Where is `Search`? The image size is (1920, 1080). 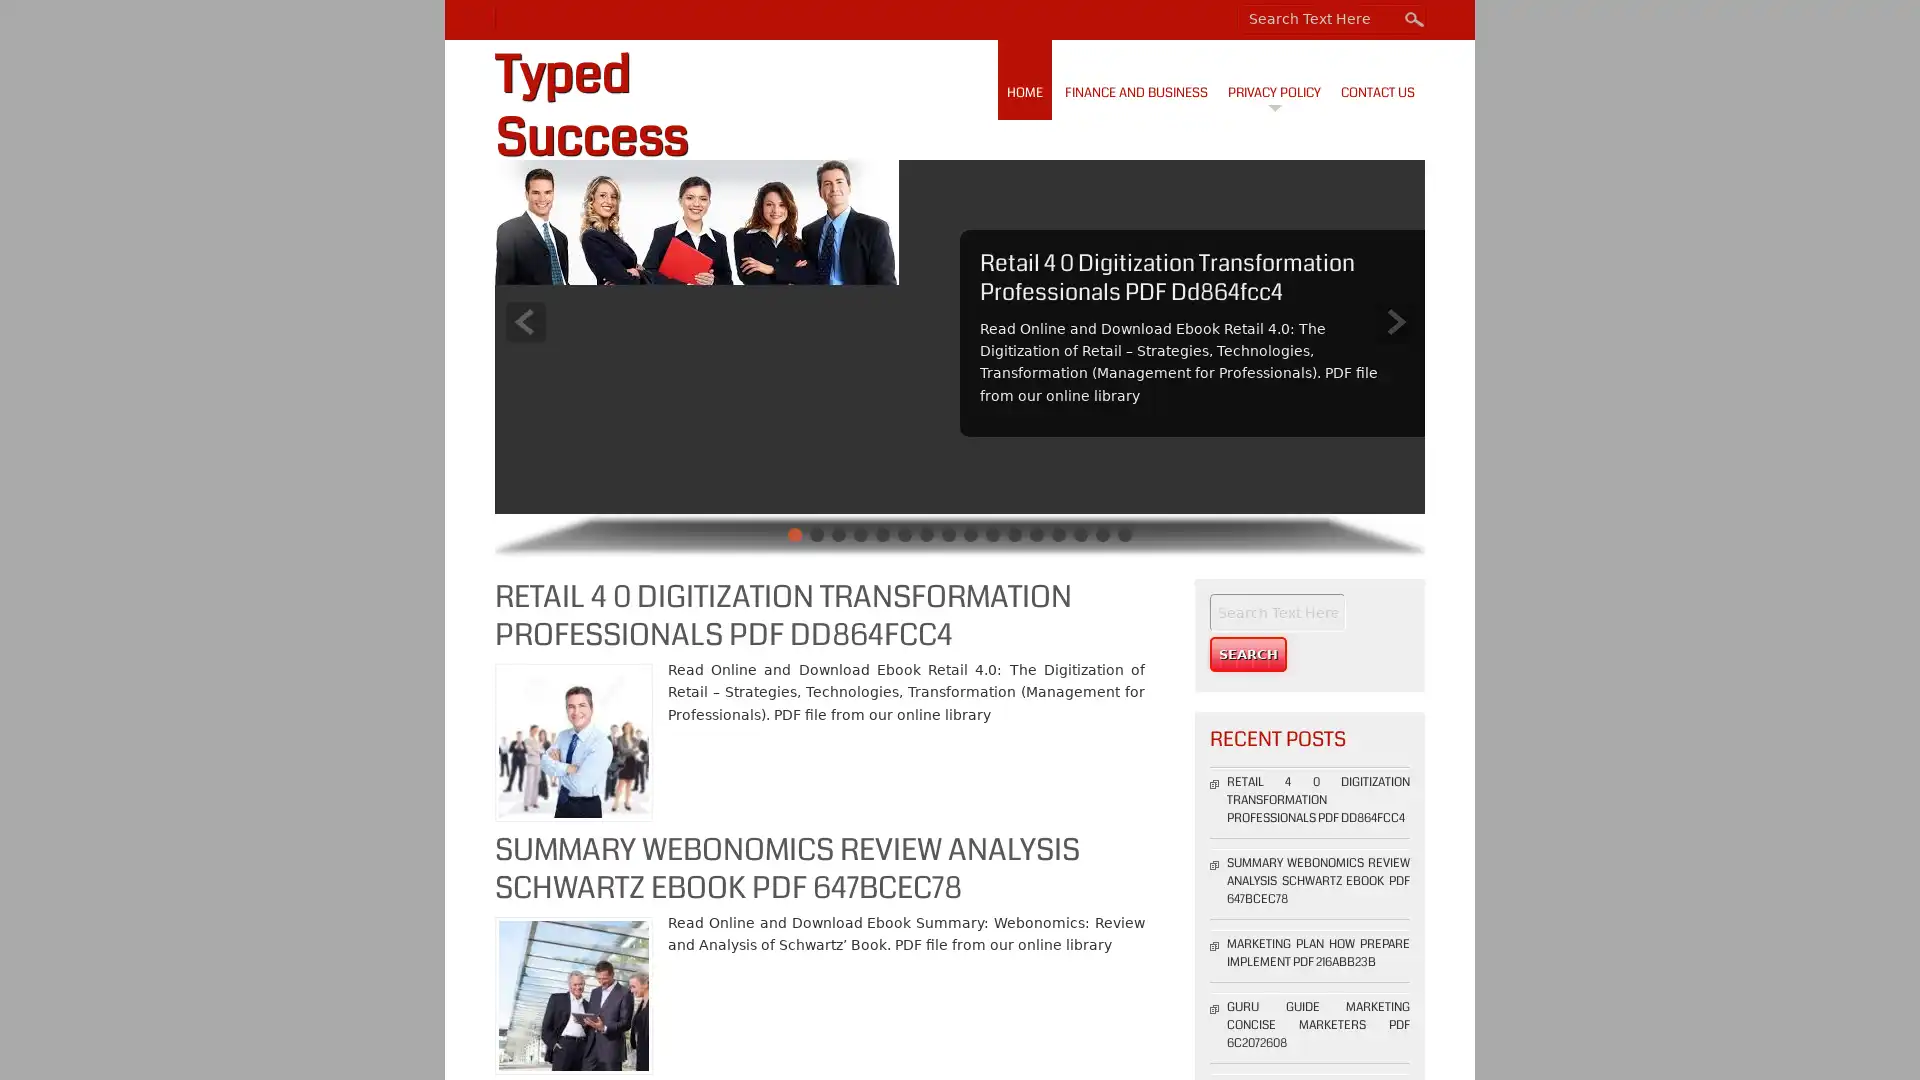
Search is located at coordinates (1247, 654).